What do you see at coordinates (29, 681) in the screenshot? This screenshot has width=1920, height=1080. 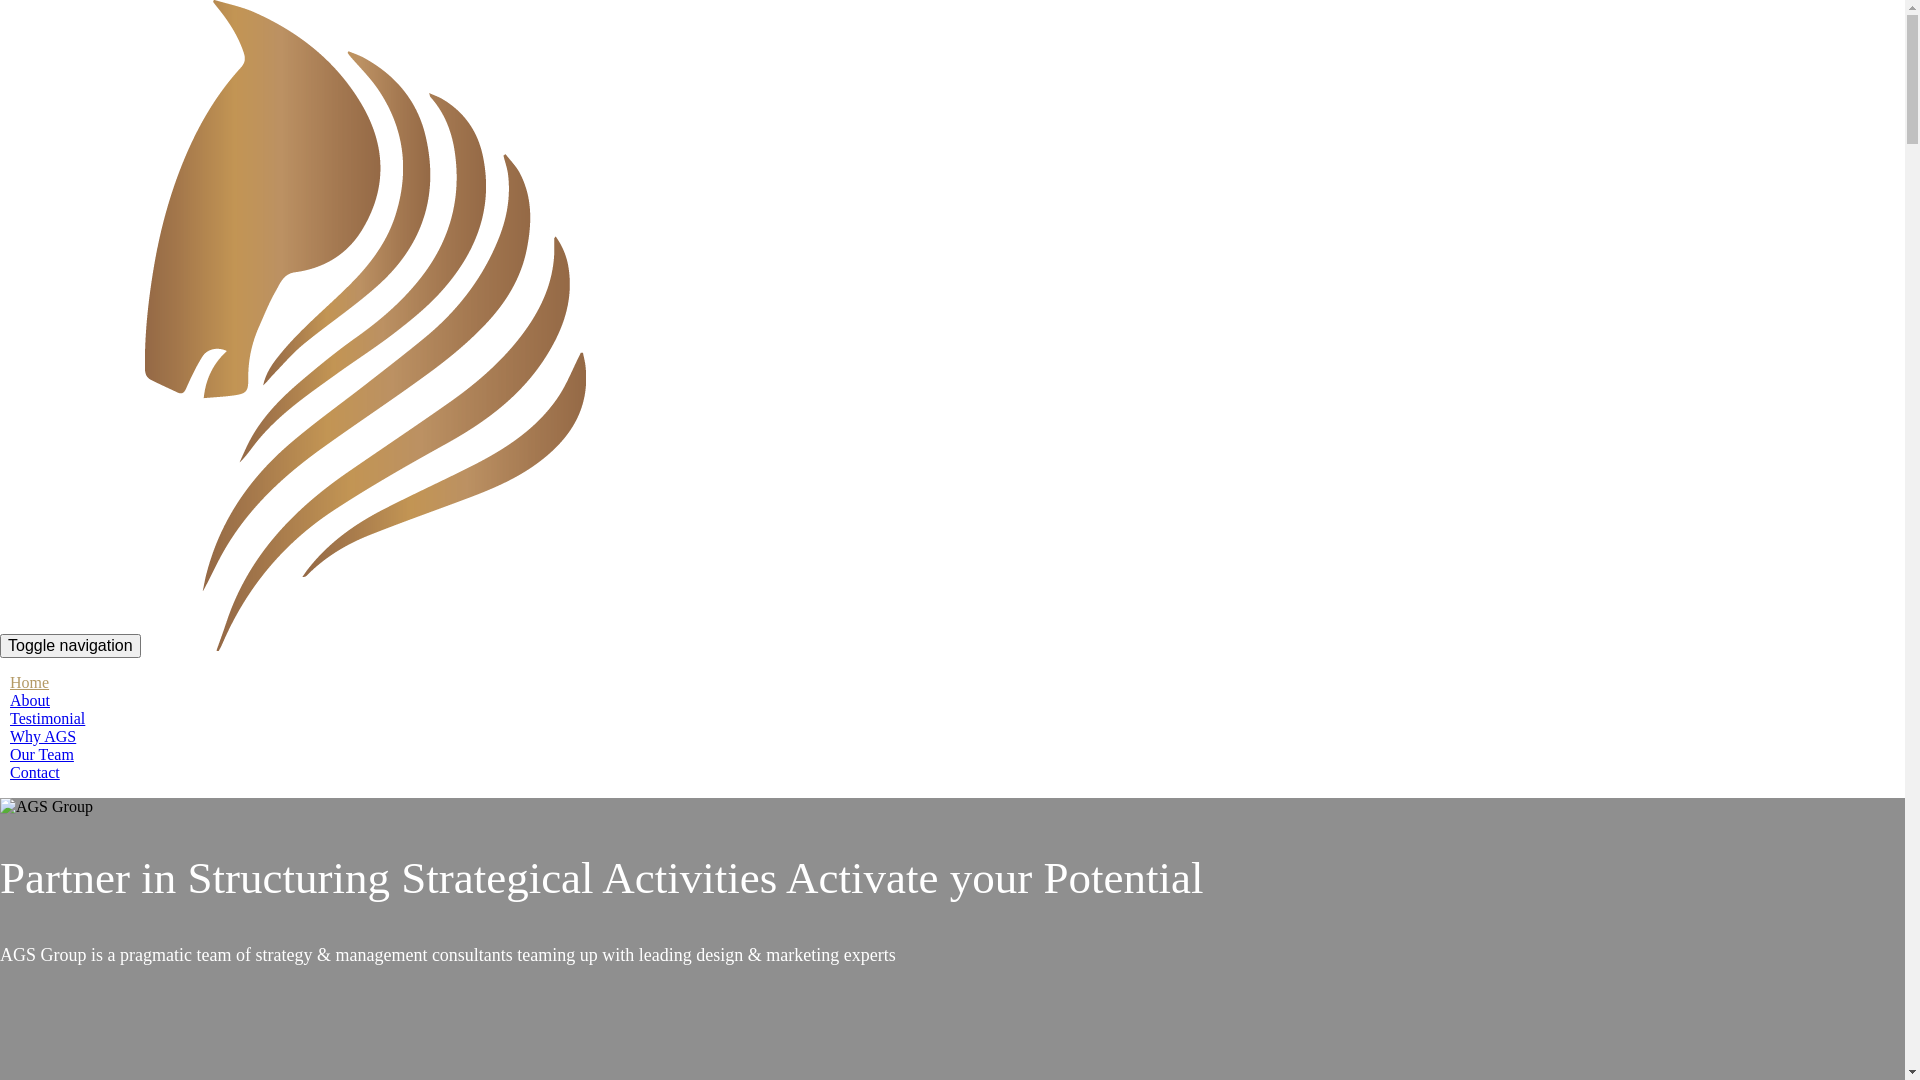 I see `'Home'` at bounding box center [29, 681].